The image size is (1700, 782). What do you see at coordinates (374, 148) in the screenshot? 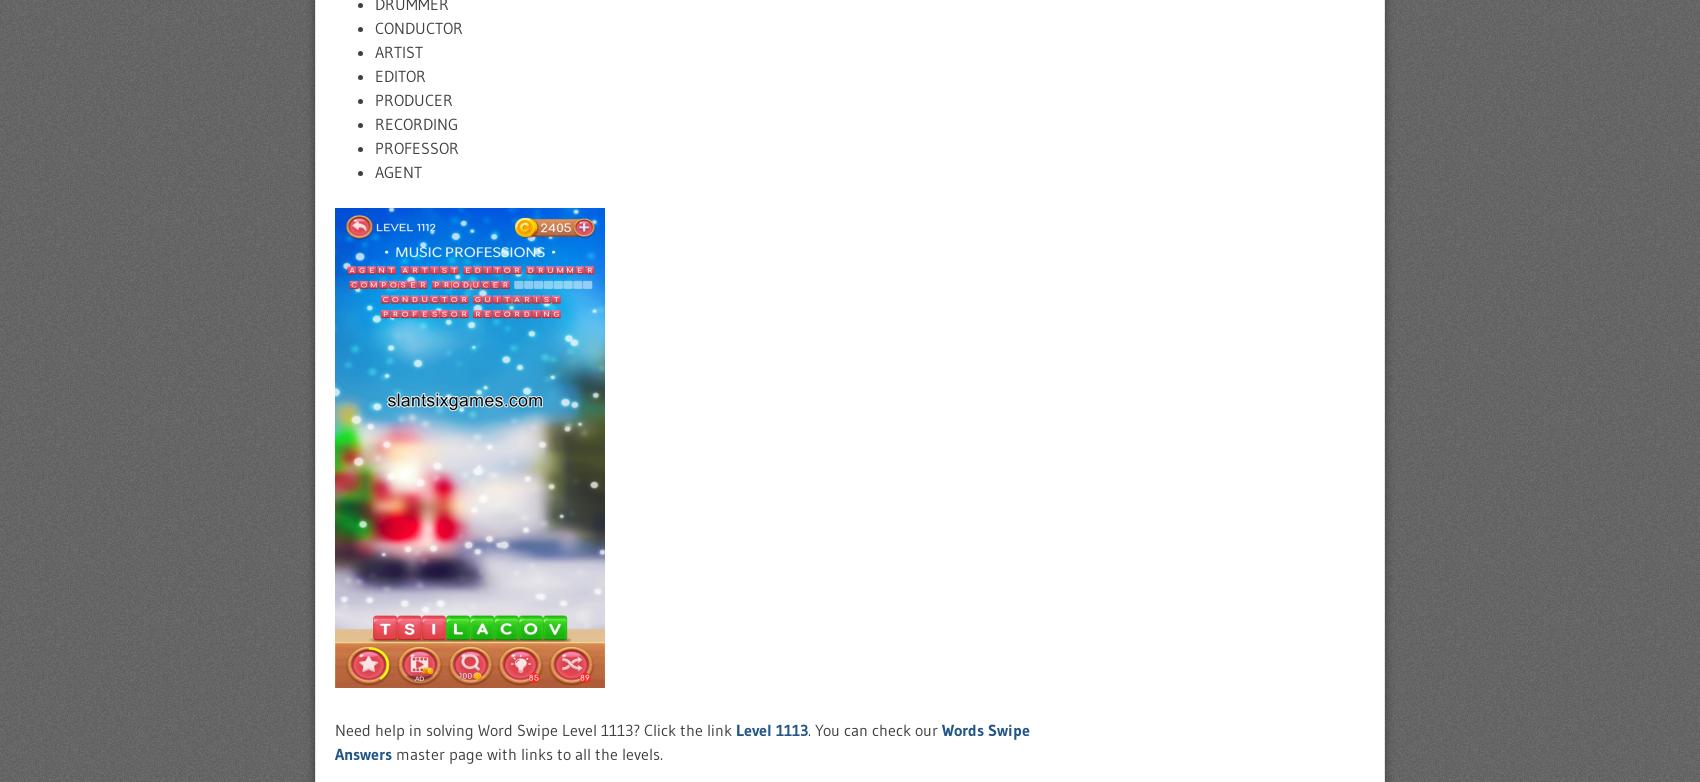
I see `'PROFESSOR'` at bounding box center [374, 148].